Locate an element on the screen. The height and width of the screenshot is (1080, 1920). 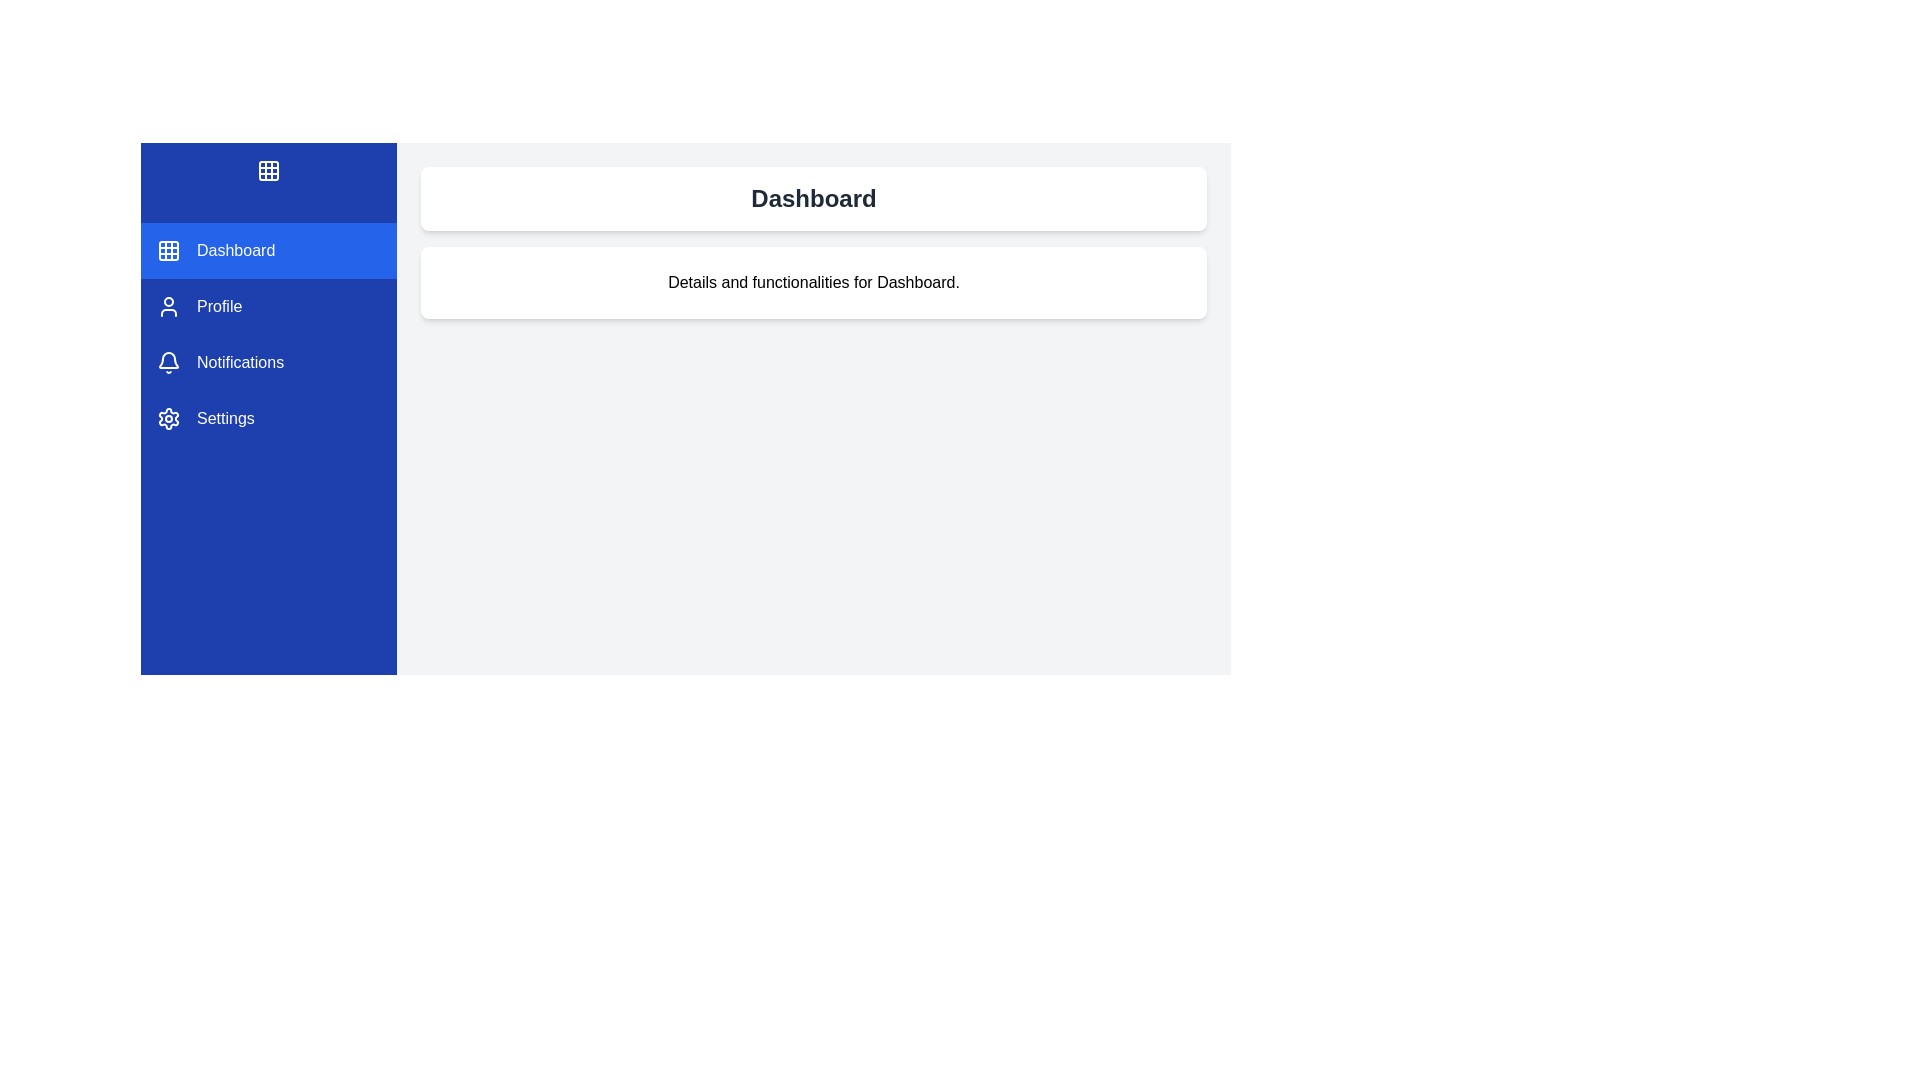
the grid icon located in the navigation sidebar, to the left of the 'Dashboard' text is located at coordinates (168, 249).